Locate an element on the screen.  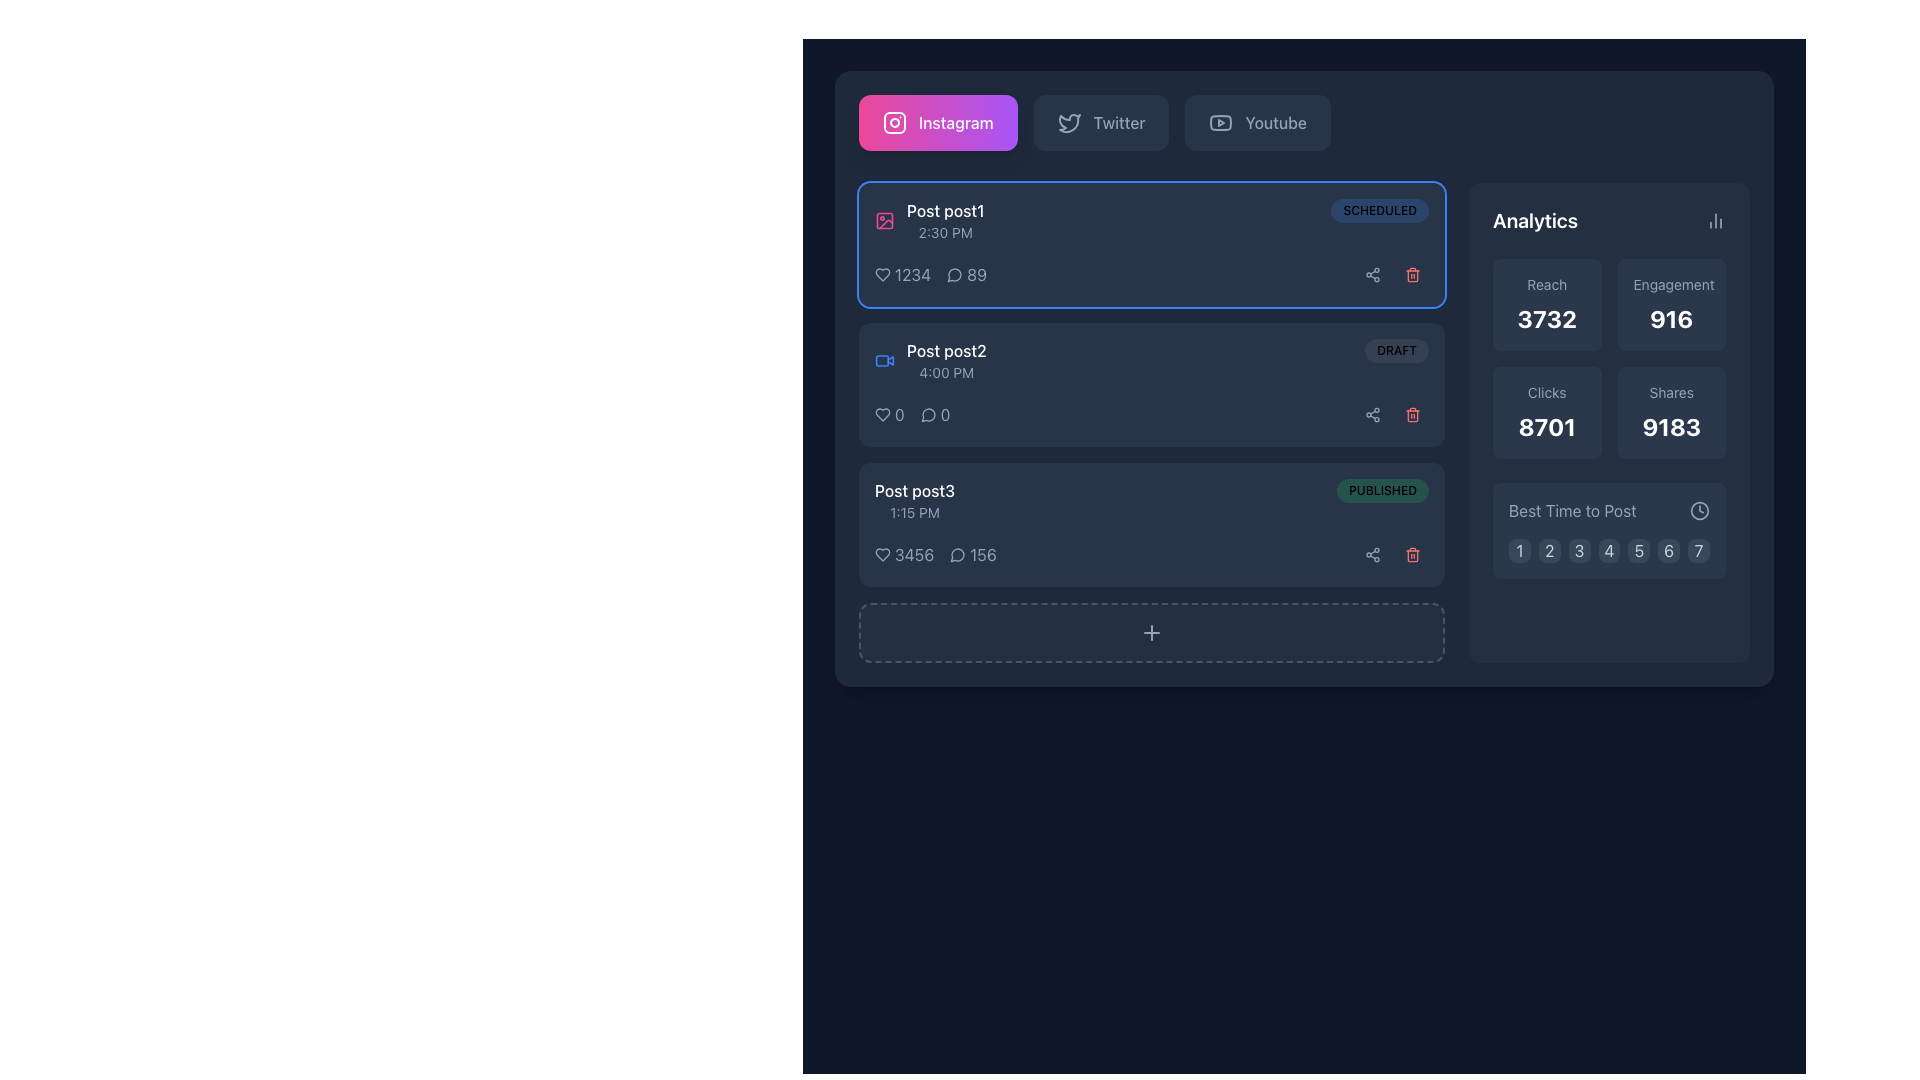
the trash can icon is located at coordinates (1411, 414).